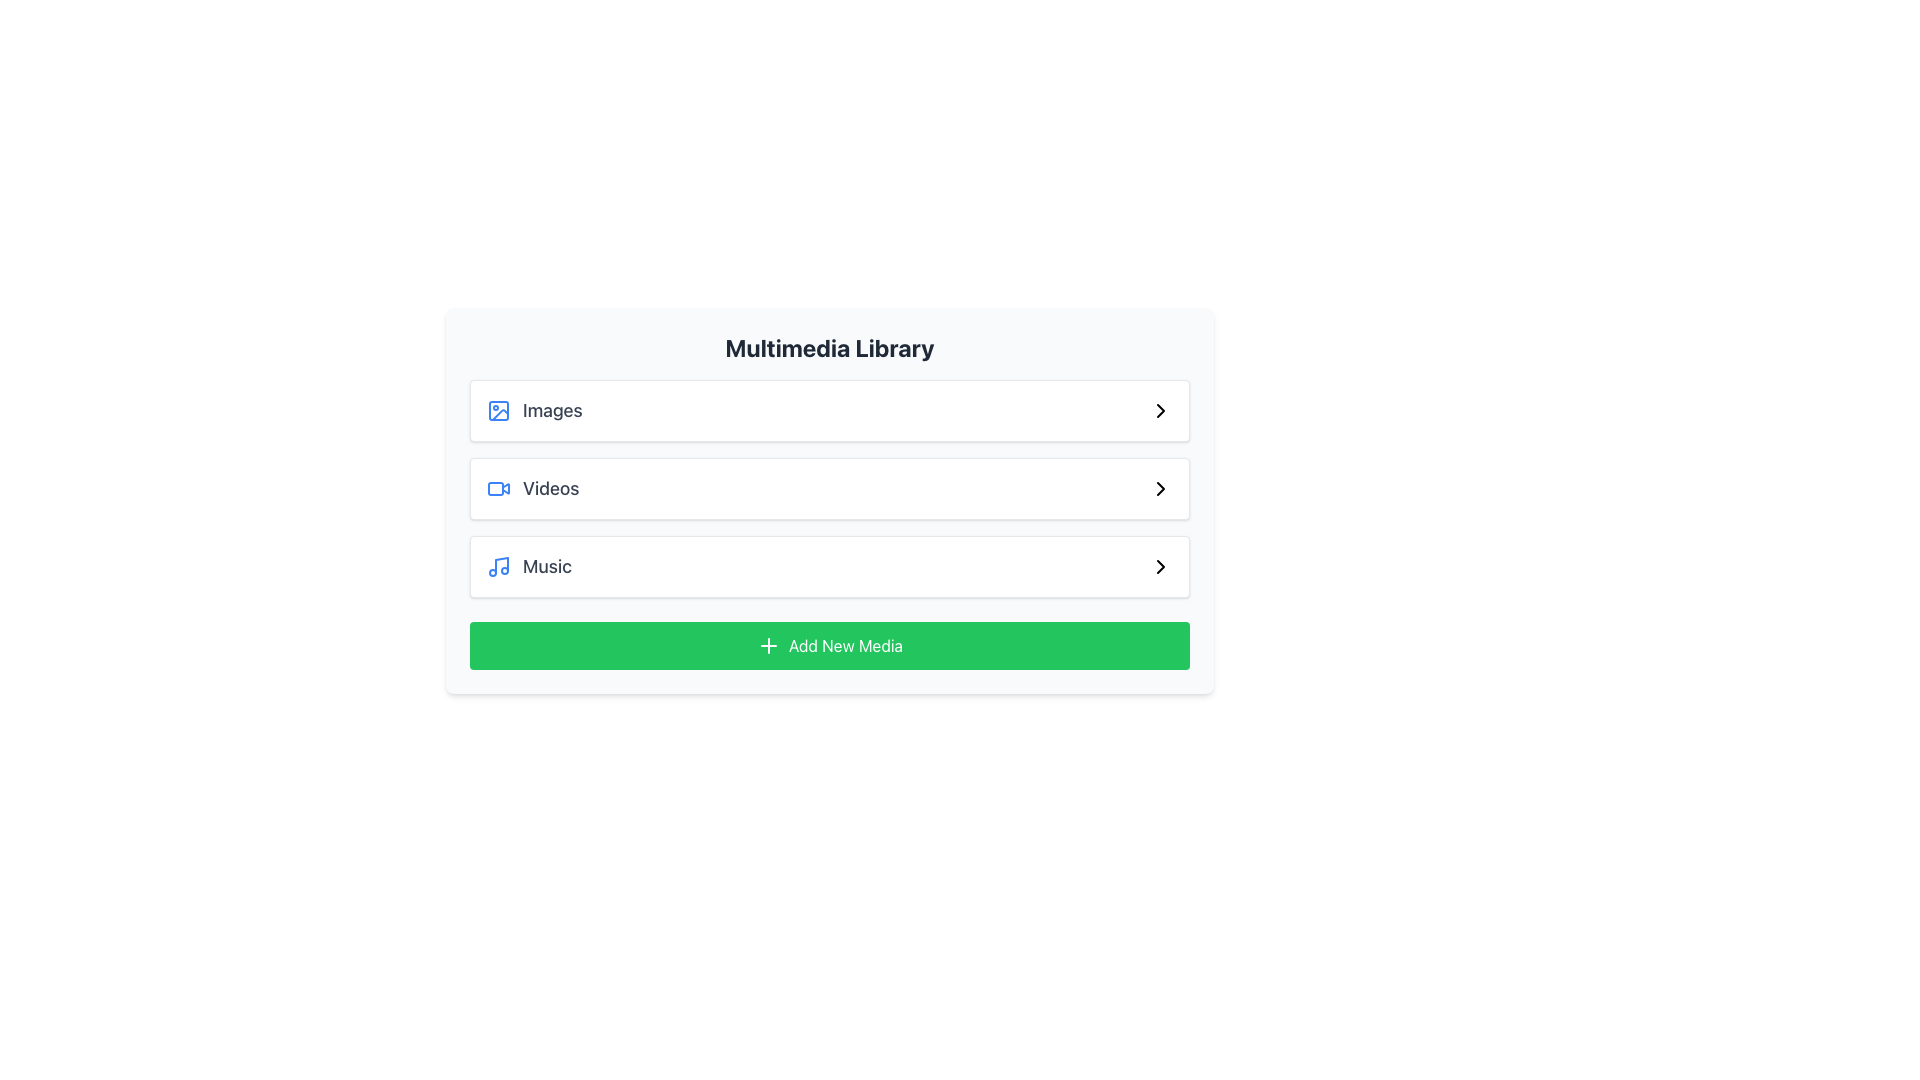 The height and width of the screenshot is (1080, 1920). I want to click on the 'Videos' card in the 'Multimedia Library' section, so click(830, 500).